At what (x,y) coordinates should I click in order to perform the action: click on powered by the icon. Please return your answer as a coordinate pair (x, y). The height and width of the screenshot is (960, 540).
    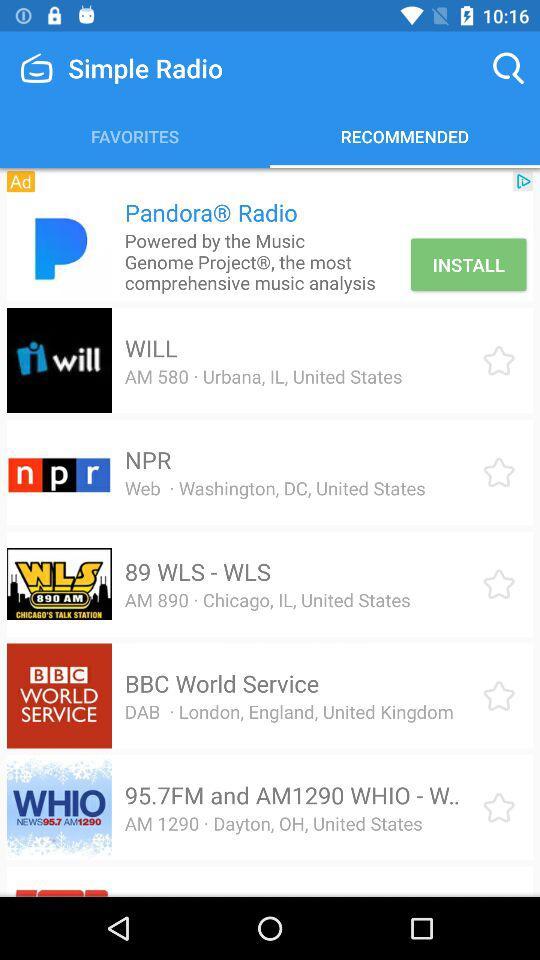
    Looking at the image, I should click on (264, 261).